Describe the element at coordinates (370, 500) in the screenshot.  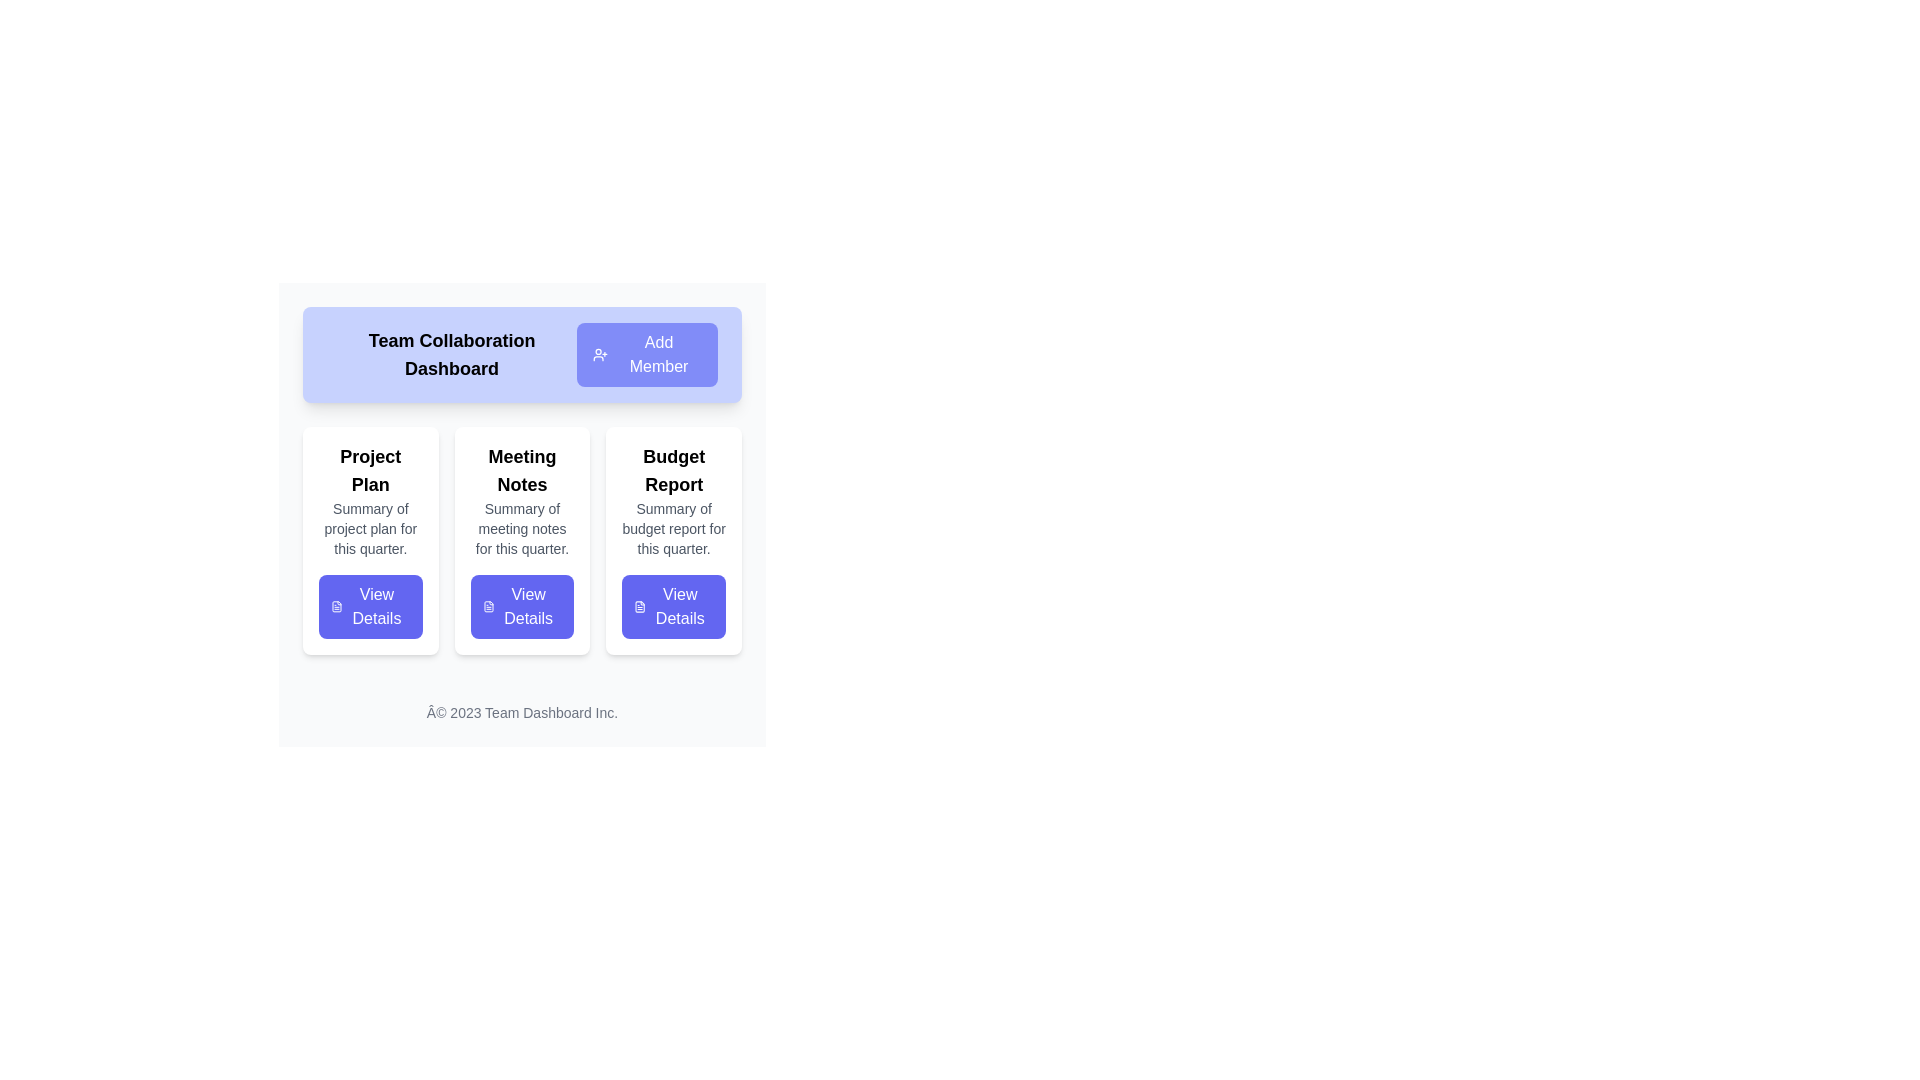
I see `the Text Block titled 'Project Plan' which contains a subtitle 'Summary of project plan for this quarter.' This Text Block is located in the first column of the card layout under the 'Team Collaboration Dashboard', above the 'View Details' button` at that location.